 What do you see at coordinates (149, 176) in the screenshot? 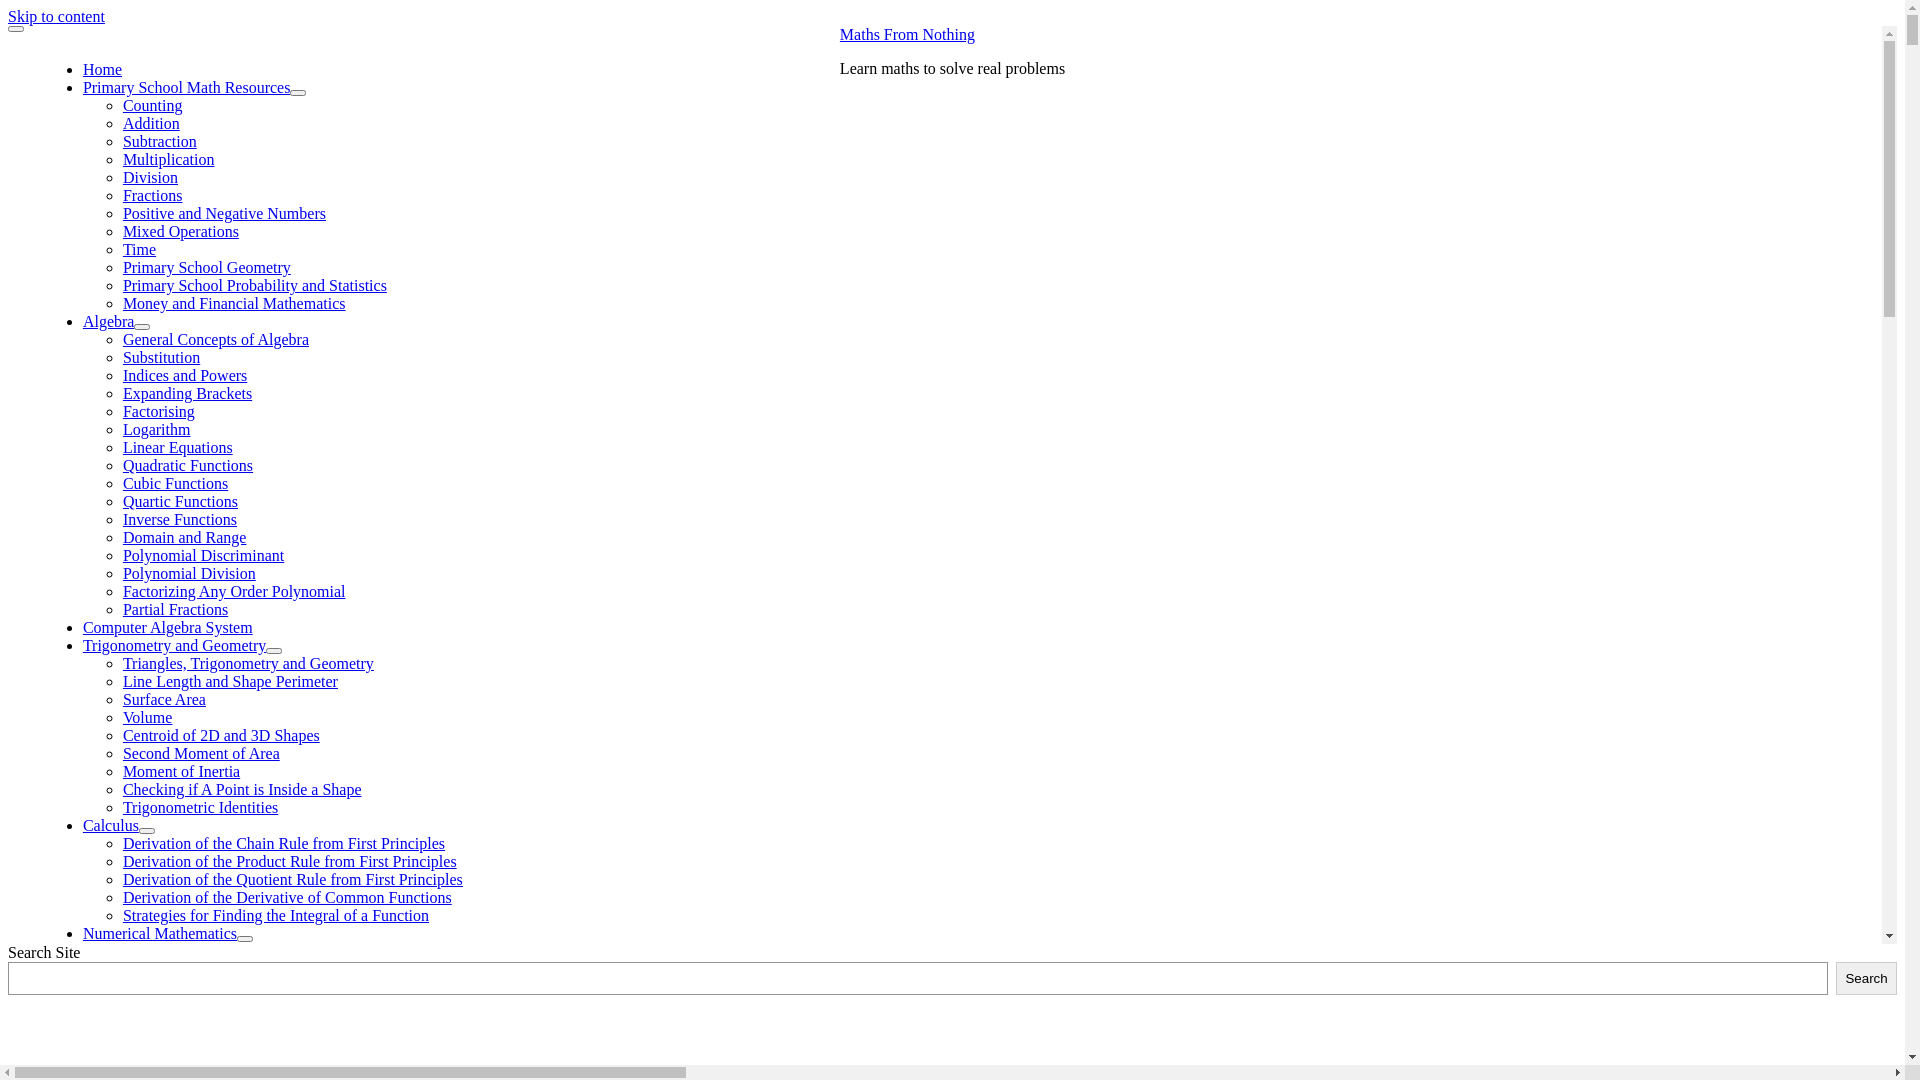
I see `'Division'` at bounding box center [149, 176].